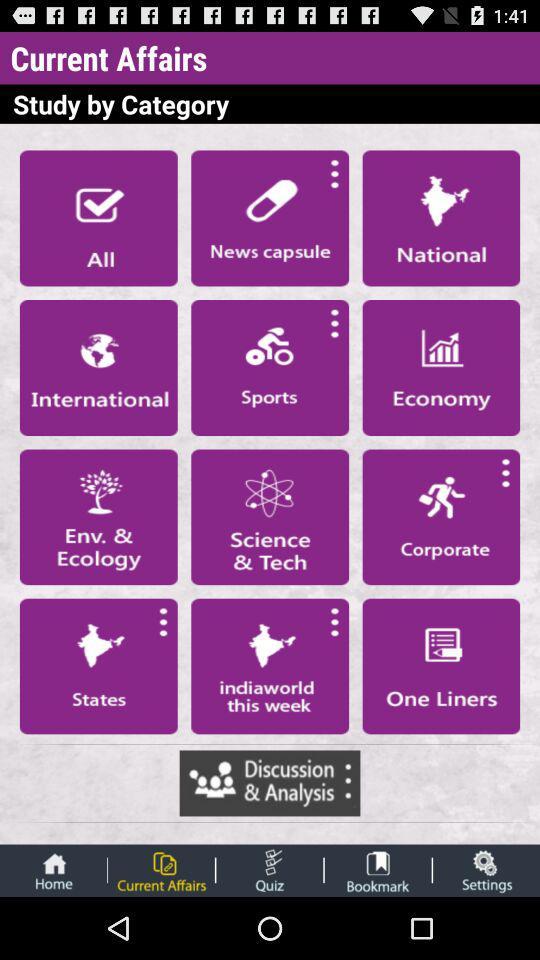  What do you see at coordinates (160, 869) in the screenshot?
I see `open current affairs` at bounding box center [160, 869].